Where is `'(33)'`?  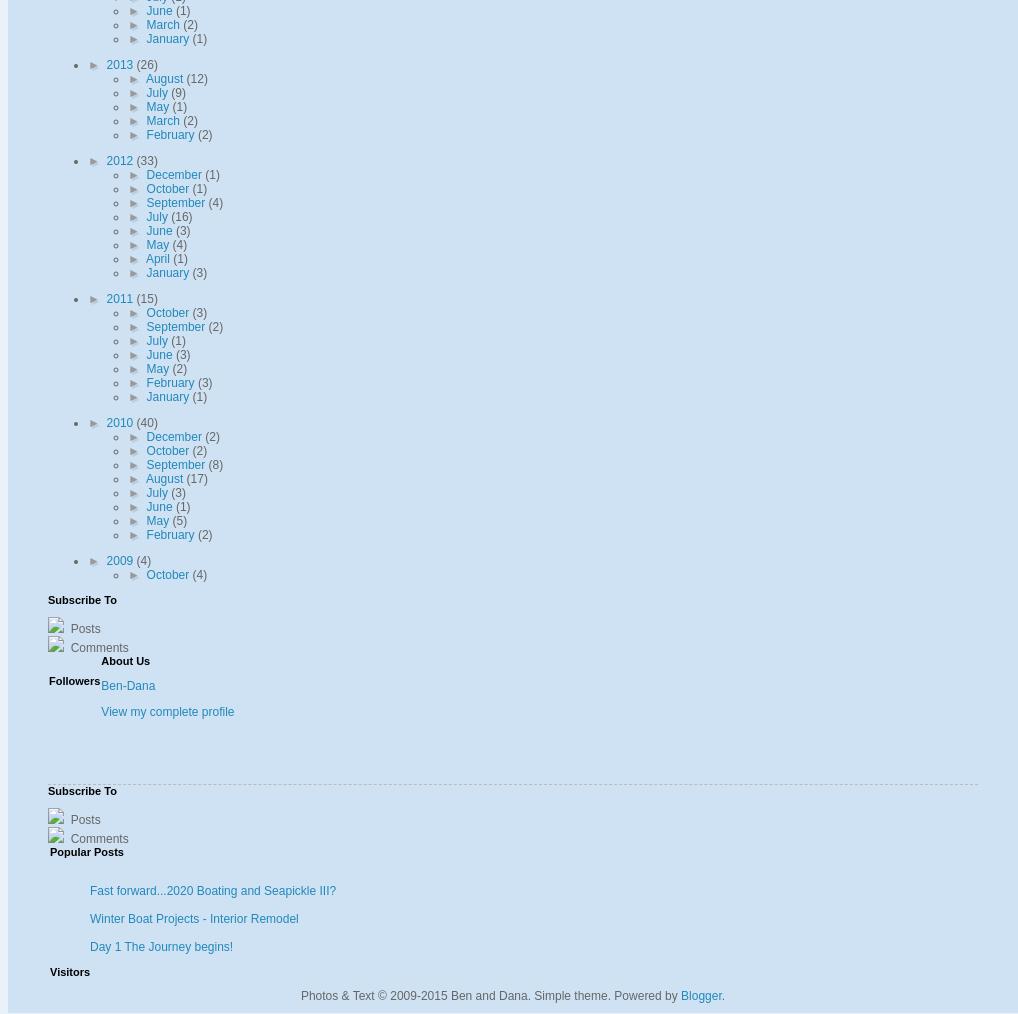 '(33)' is located at coordinates (145, 160).